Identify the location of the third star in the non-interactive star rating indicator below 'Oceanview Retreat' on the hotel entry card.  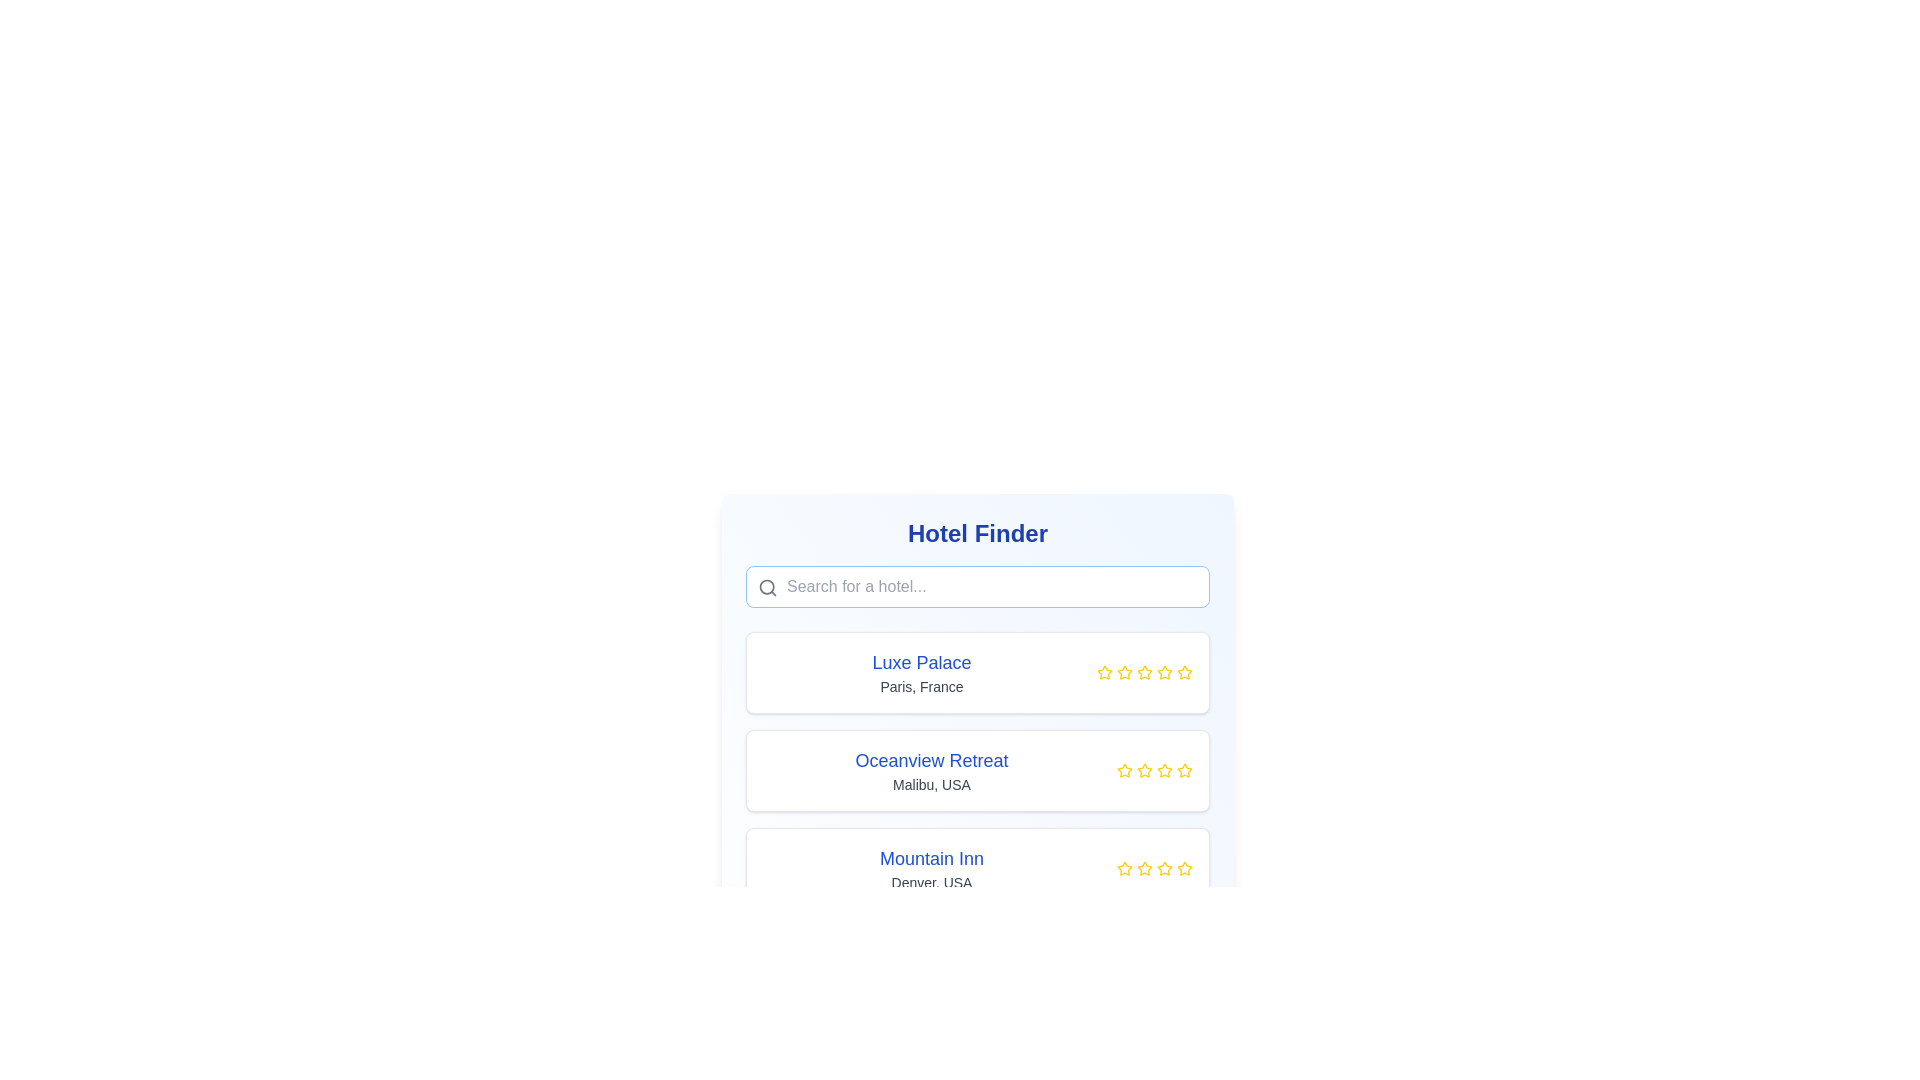
(1155, 770).